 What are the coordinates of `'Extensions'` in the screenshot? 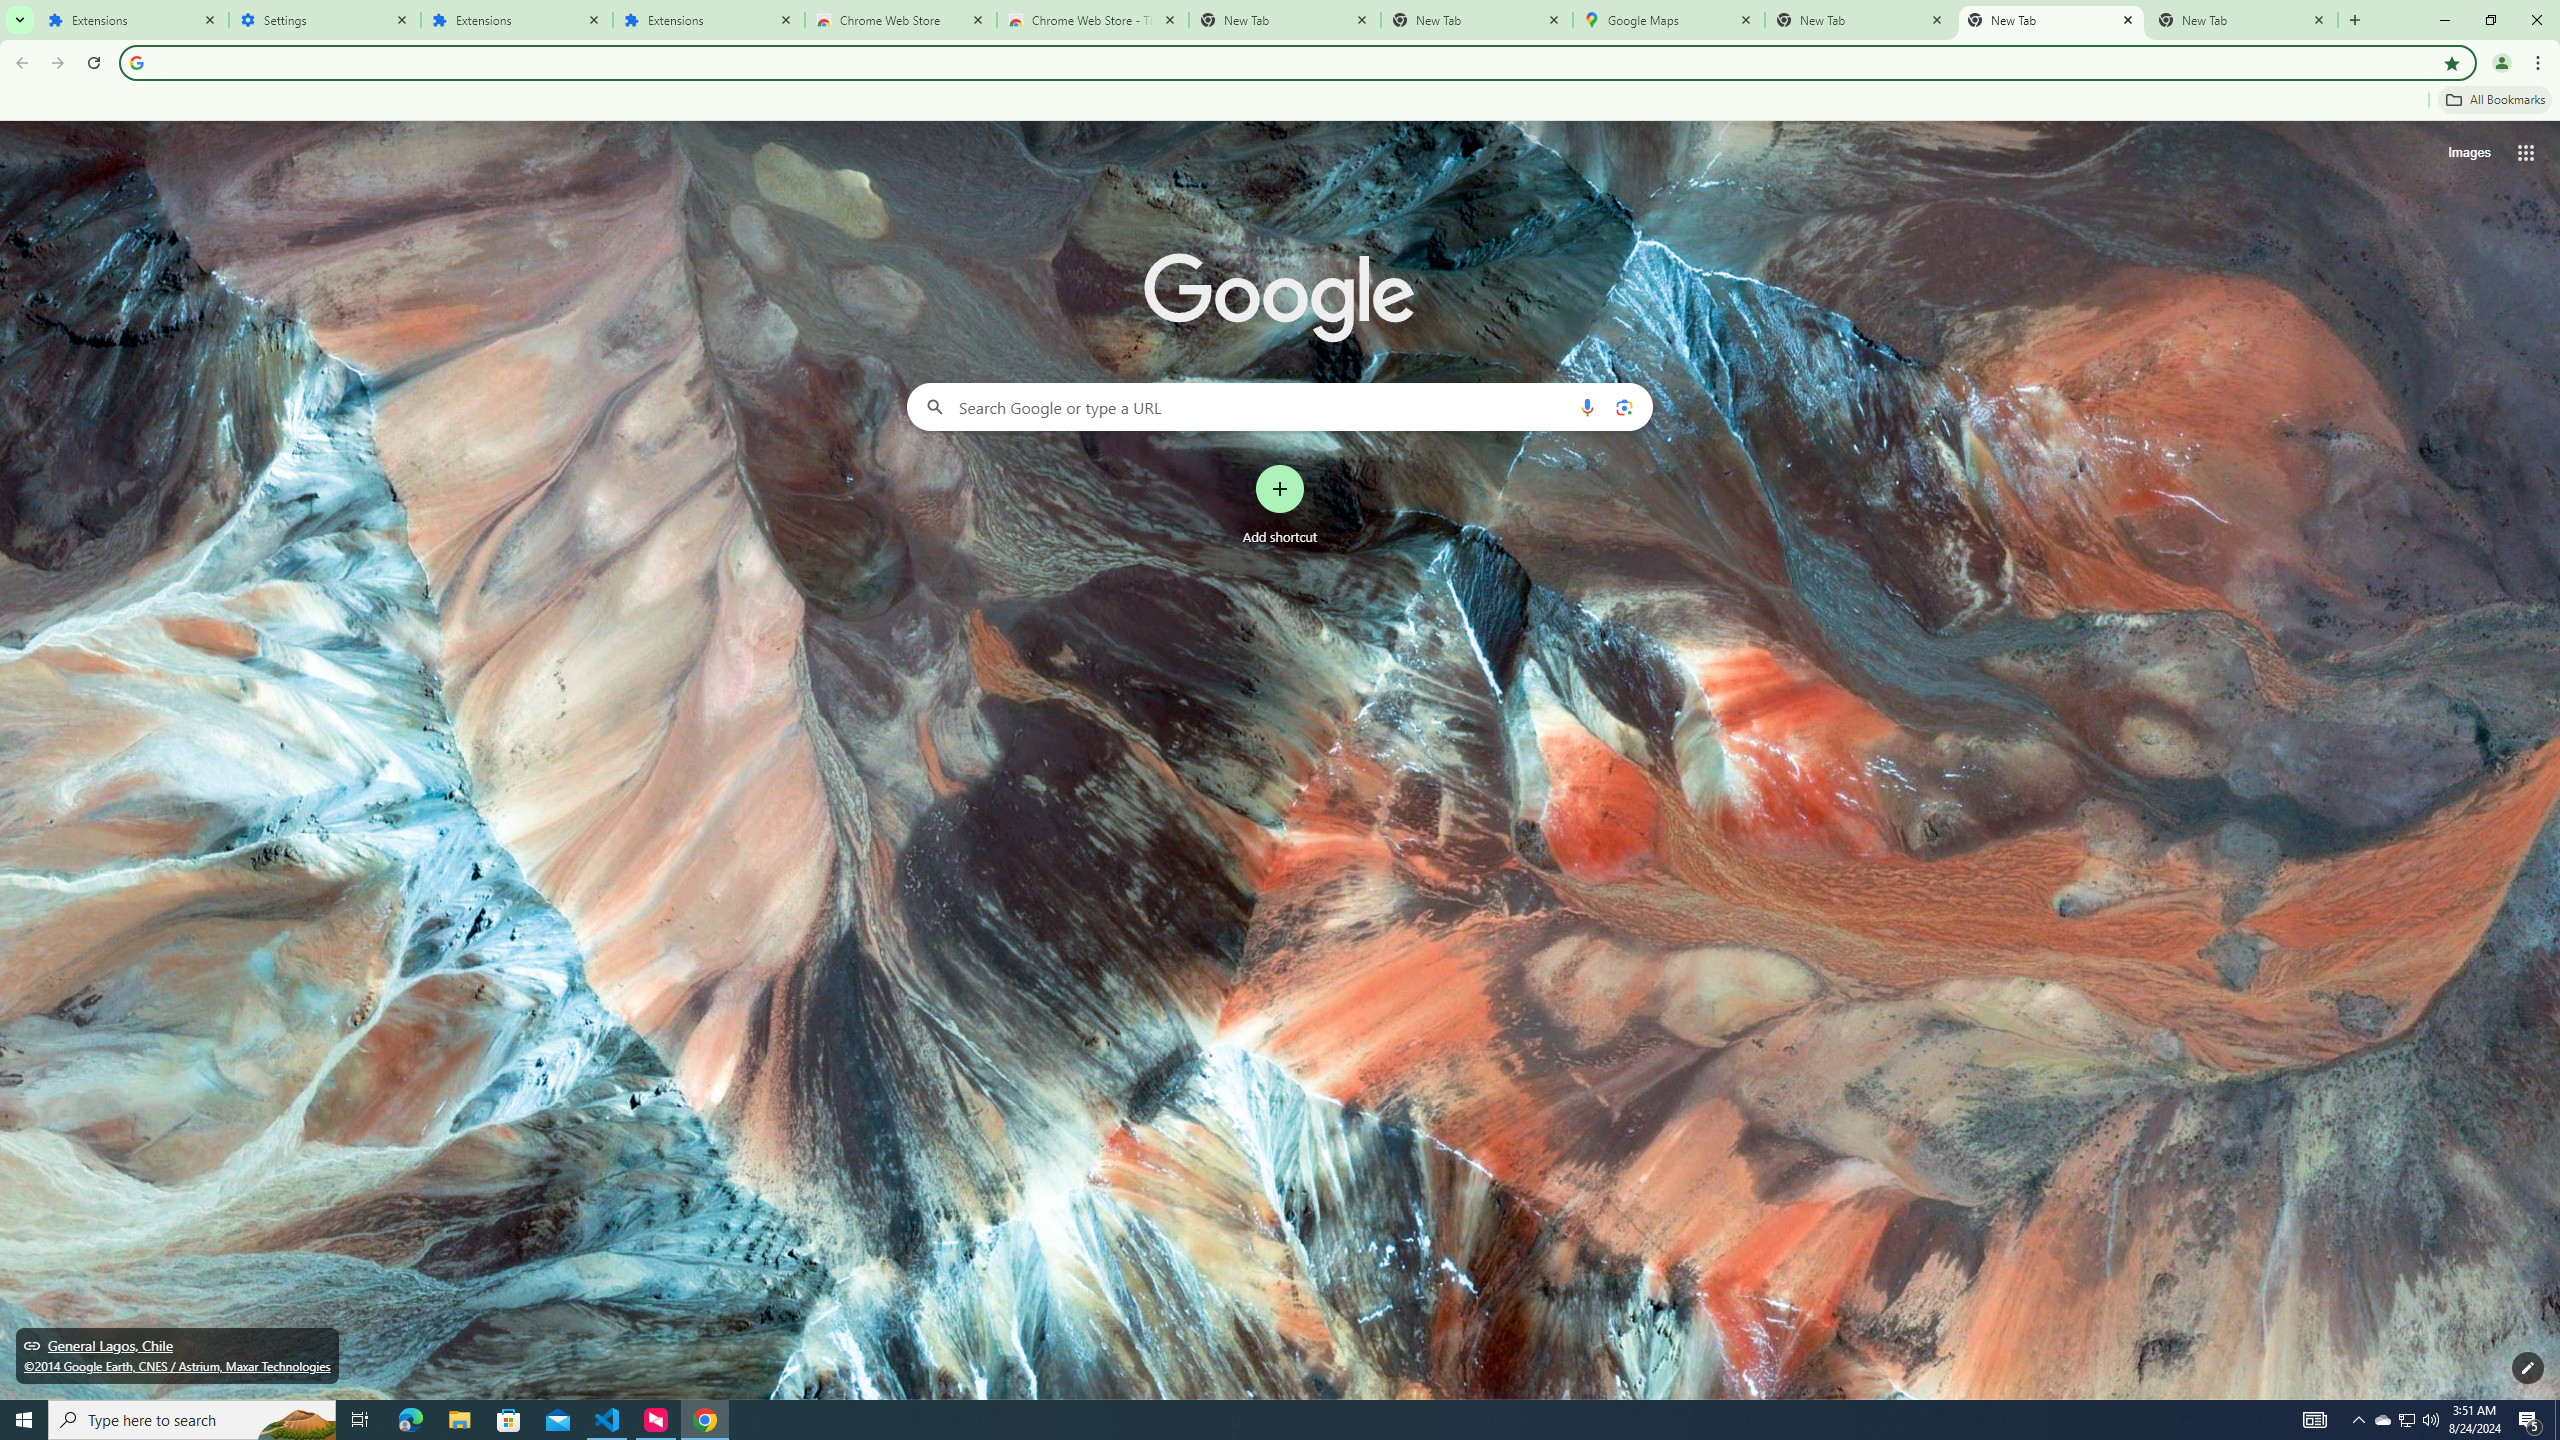 It's located at (133, 19).